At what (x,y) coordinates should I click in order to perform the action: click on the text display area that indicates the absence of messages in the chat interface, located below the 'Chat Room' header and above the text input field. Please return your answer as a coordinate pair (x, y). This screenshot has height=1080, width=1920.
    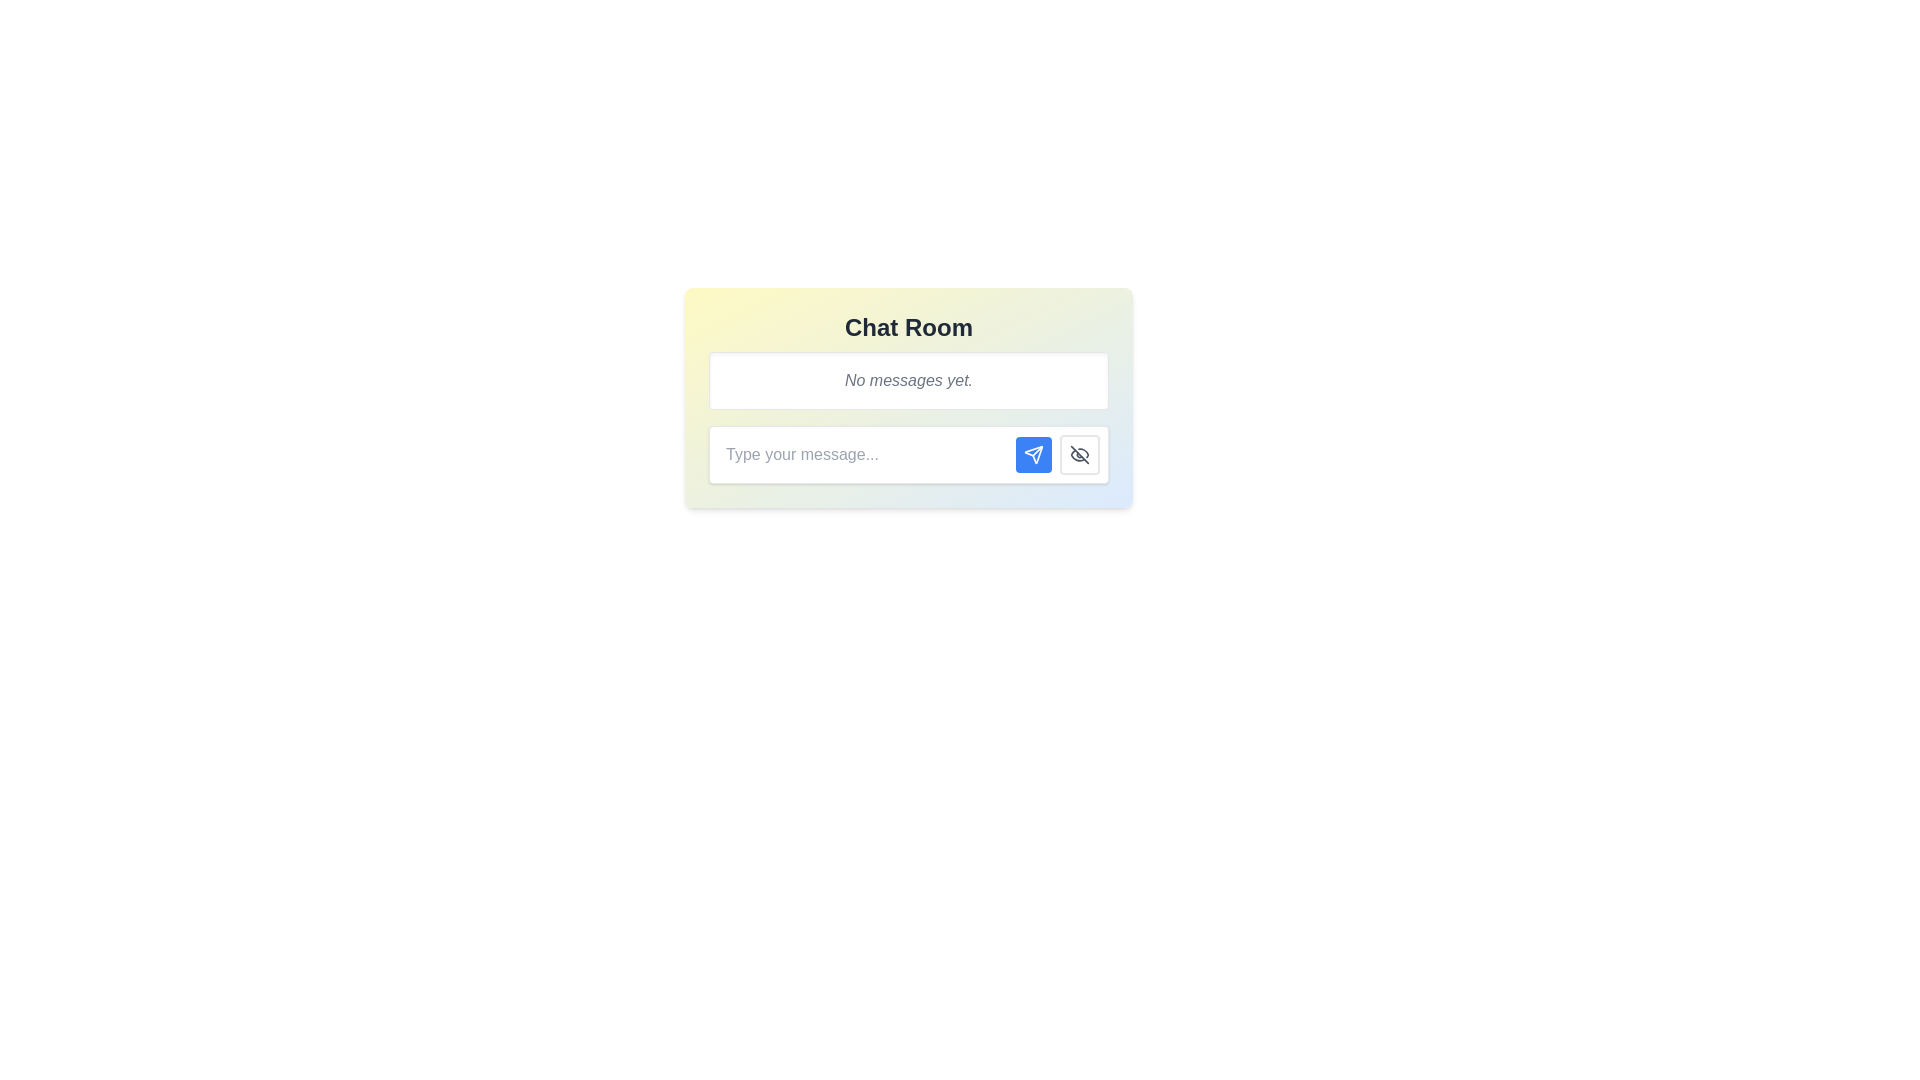
    Looking at the image, I should click on (907, 381).